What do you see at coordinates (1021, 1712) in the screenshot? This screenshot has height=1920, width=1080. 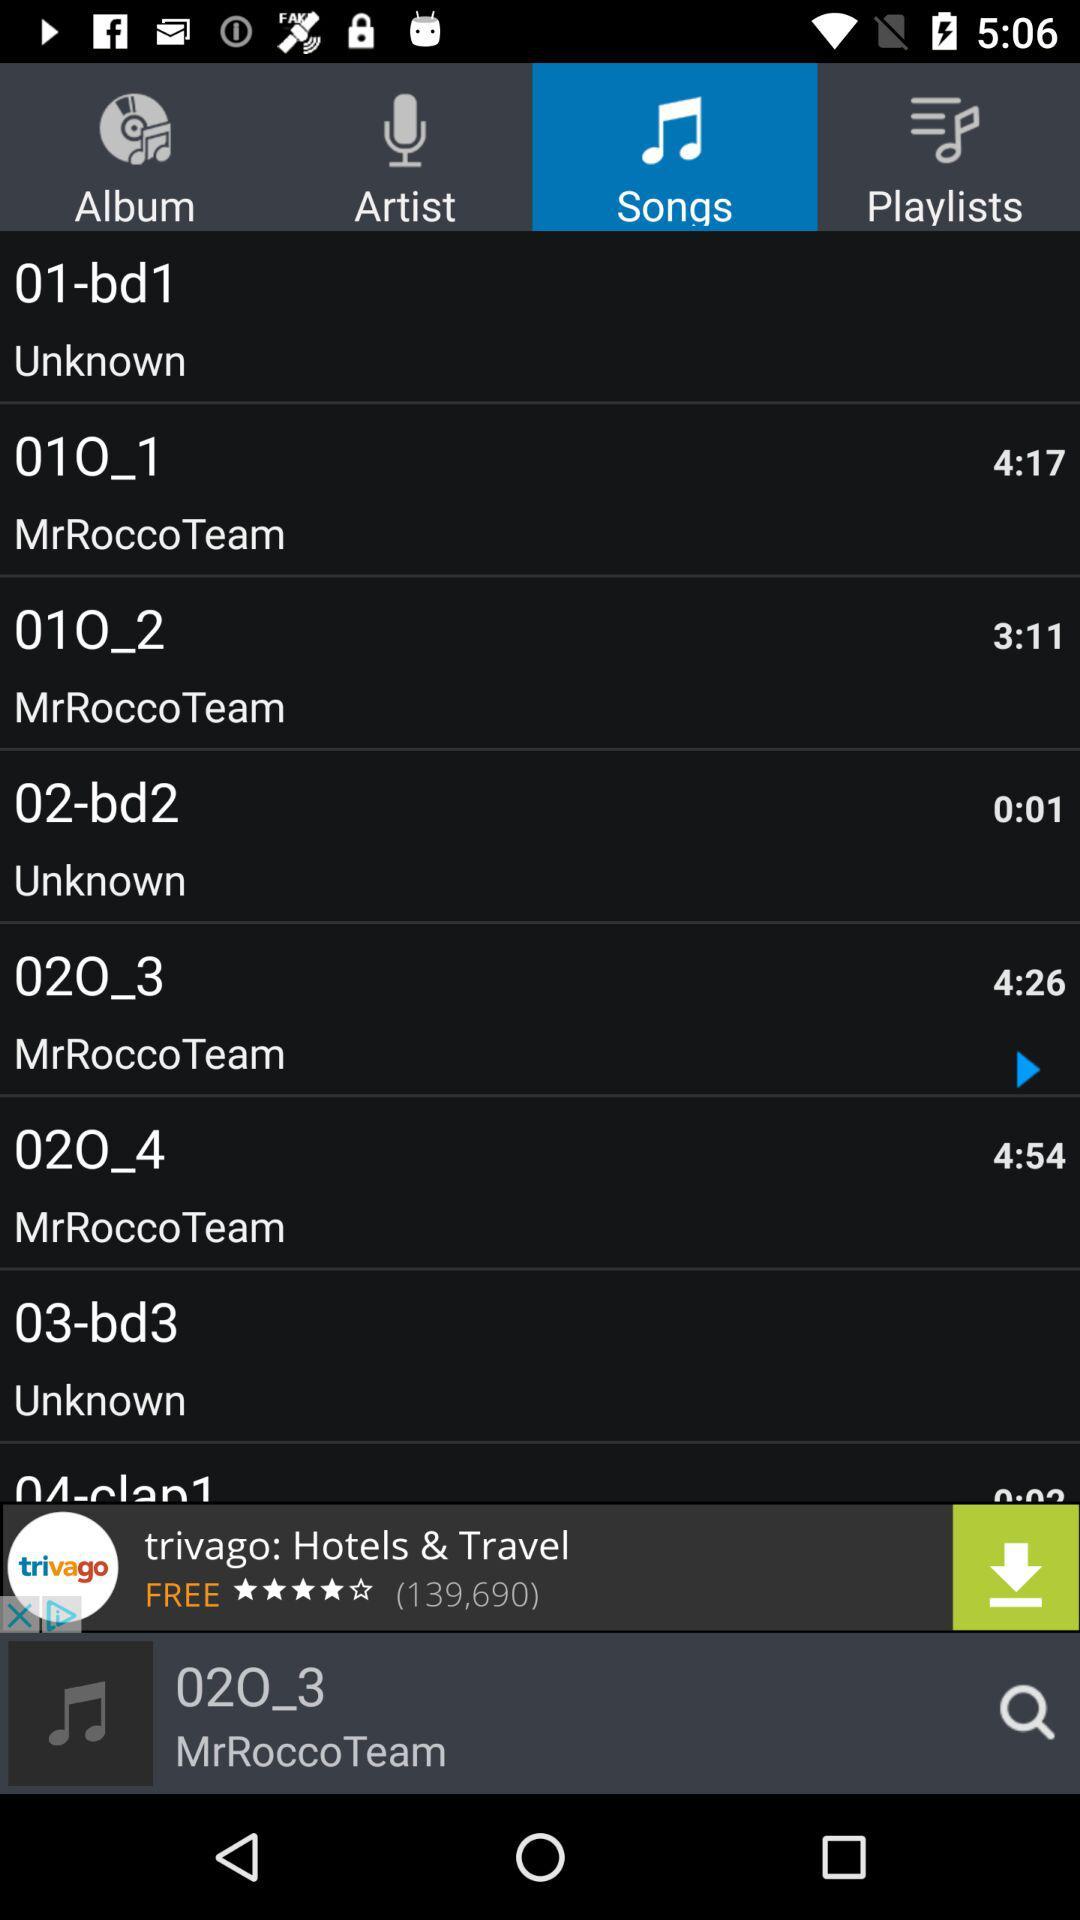 I see `the search icon` at bounding box center [1021, 1712].